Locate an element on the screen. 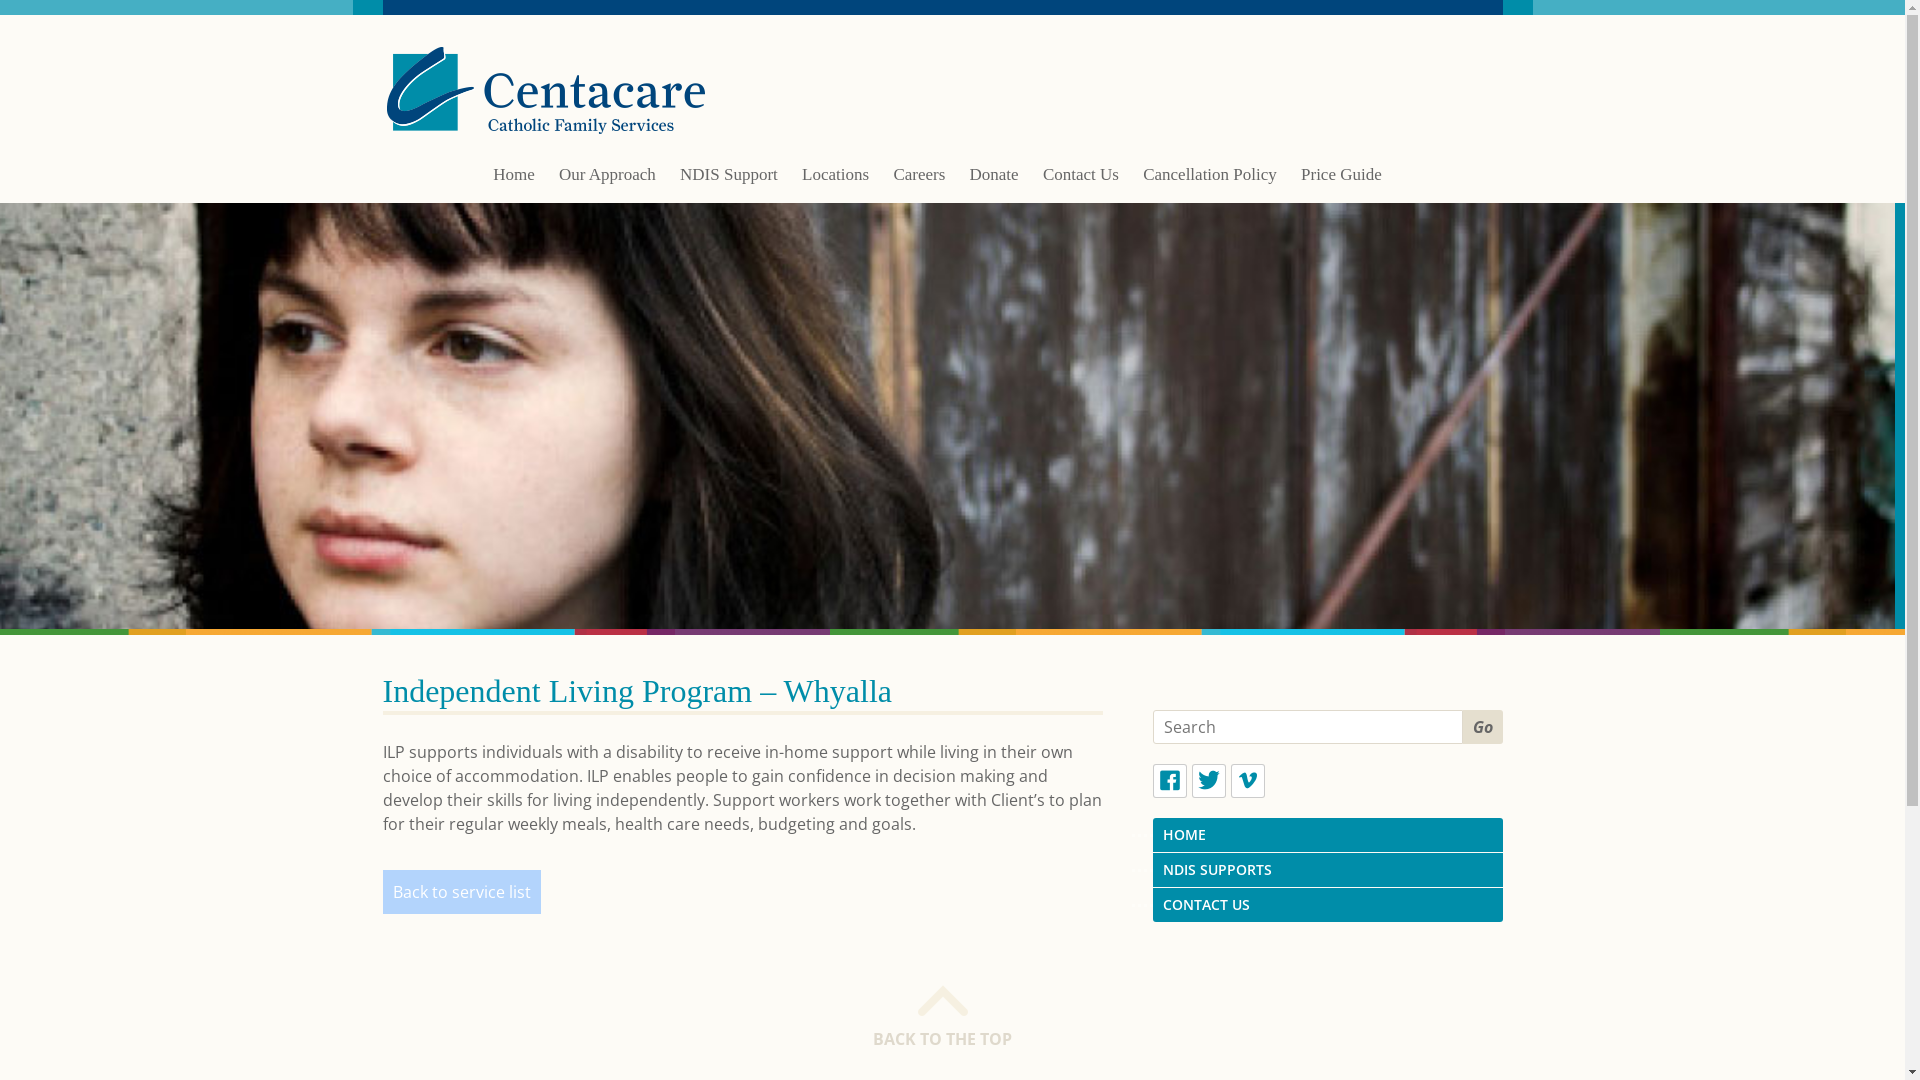 The width and height of the screenshot is (1920, 1080). 'Cancellation Policy' is located at coordinates (1208, 184).